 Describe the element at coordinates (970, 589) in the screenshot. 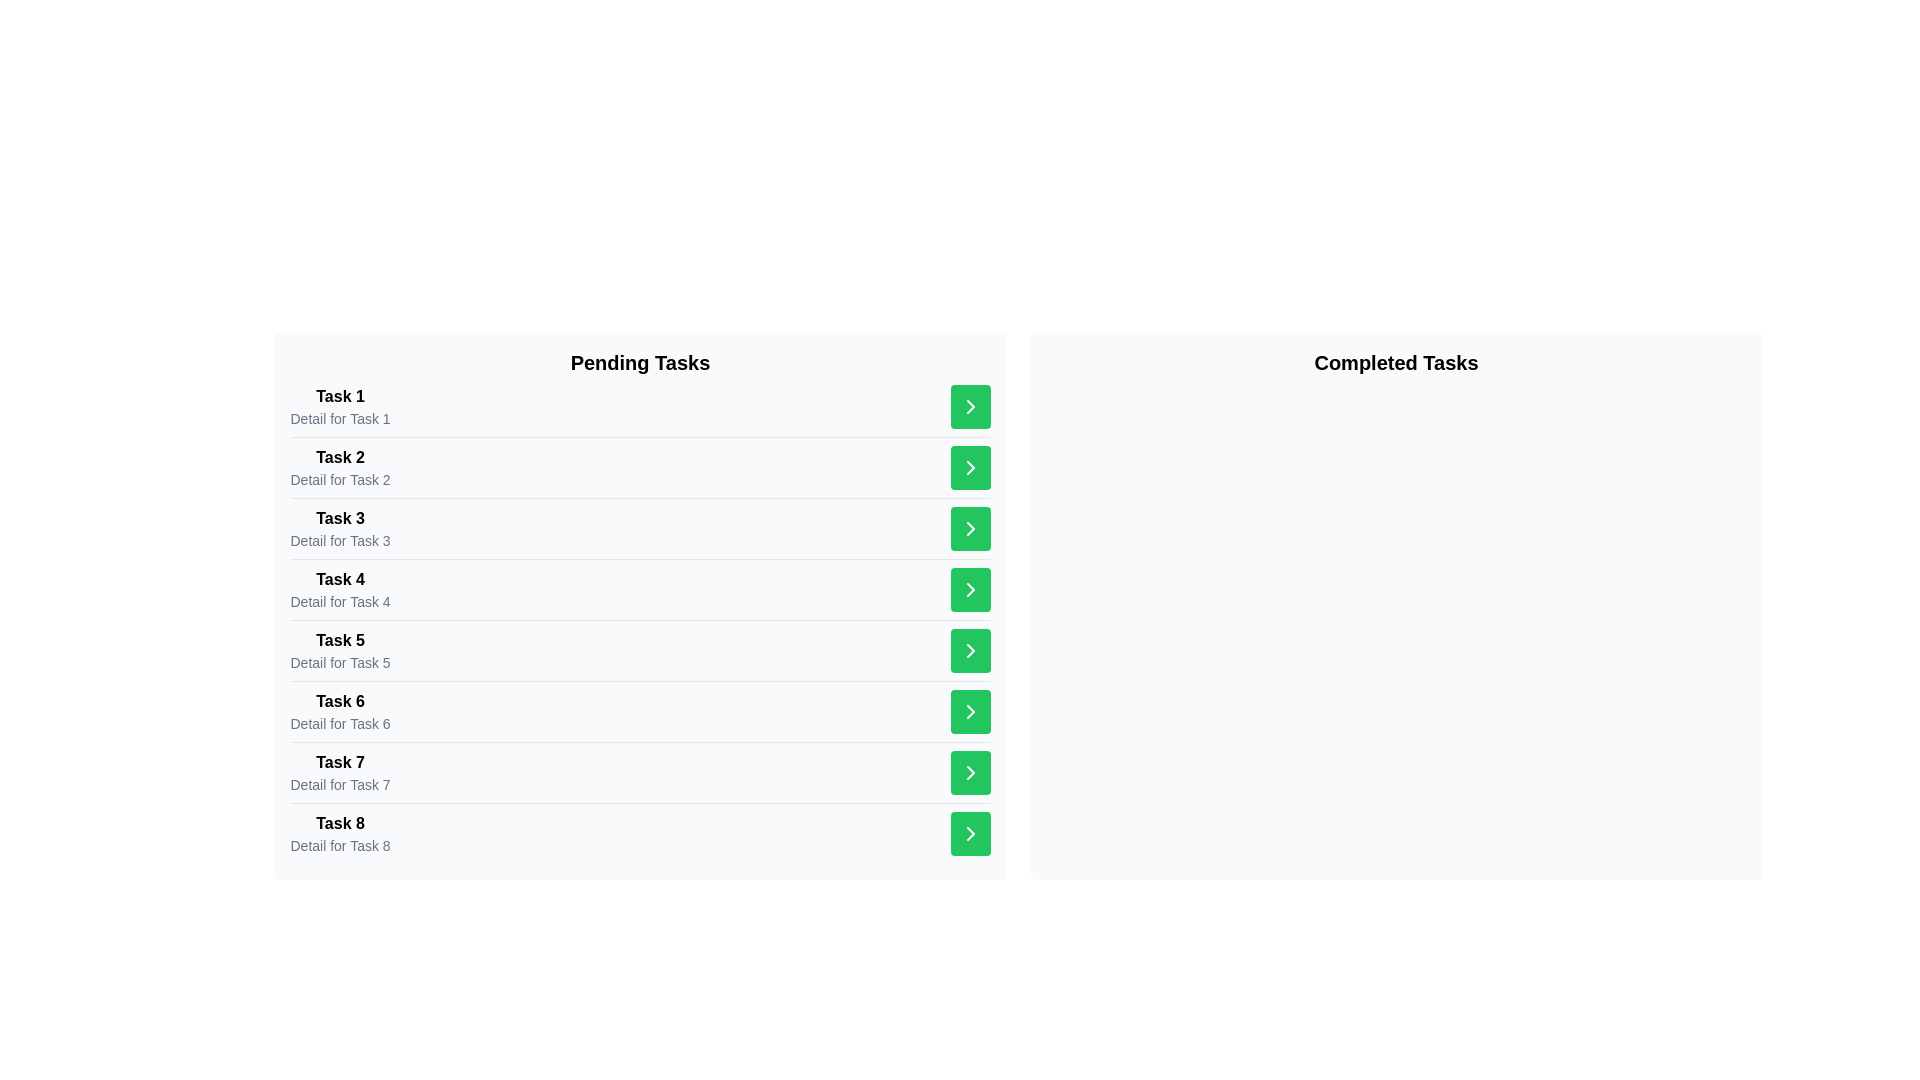

I see `the button located in the right section of the row labeled 'Task 4' in the 'Pending Tasks' list` at that location.